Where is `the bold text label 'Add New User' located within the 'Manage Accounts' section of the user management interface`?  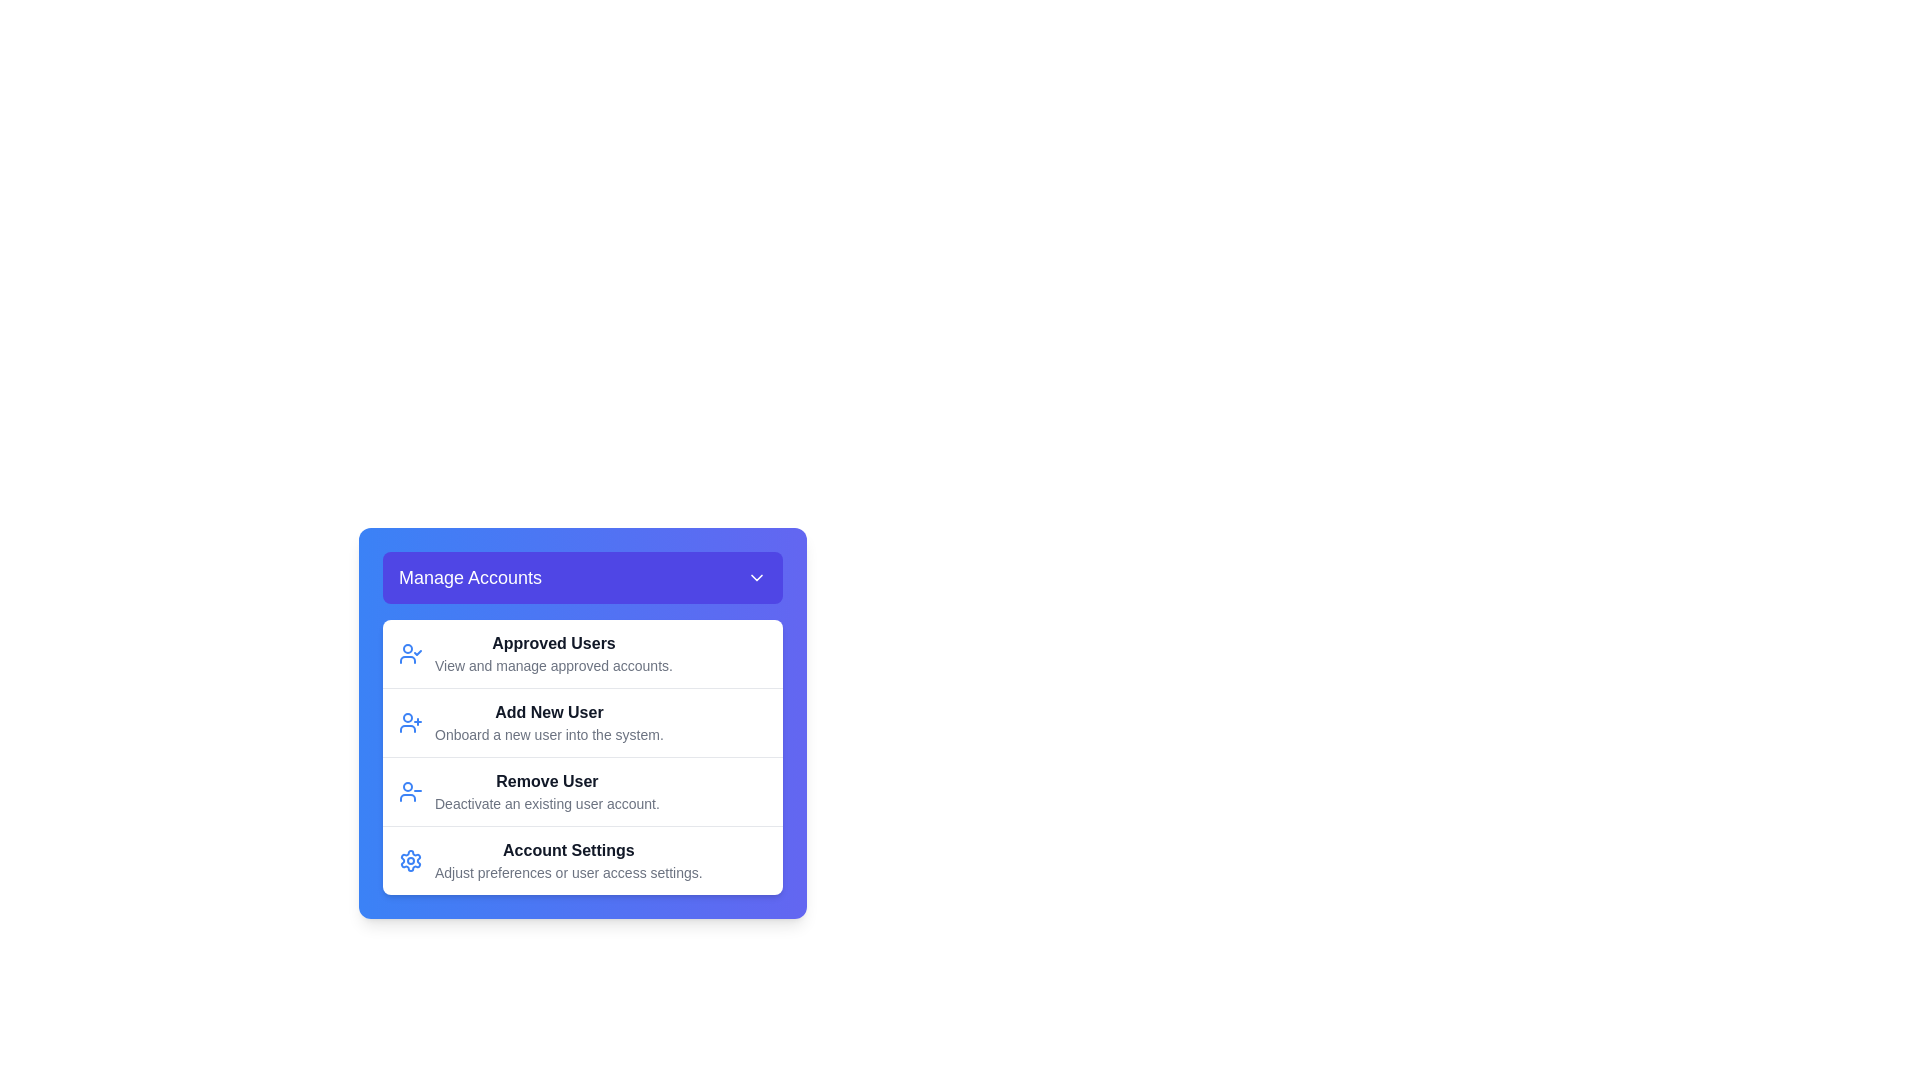 the bold text label 'Add New User' located within the 'Manage Accounts' section of the user management interface is located at coordinates (549, 712).